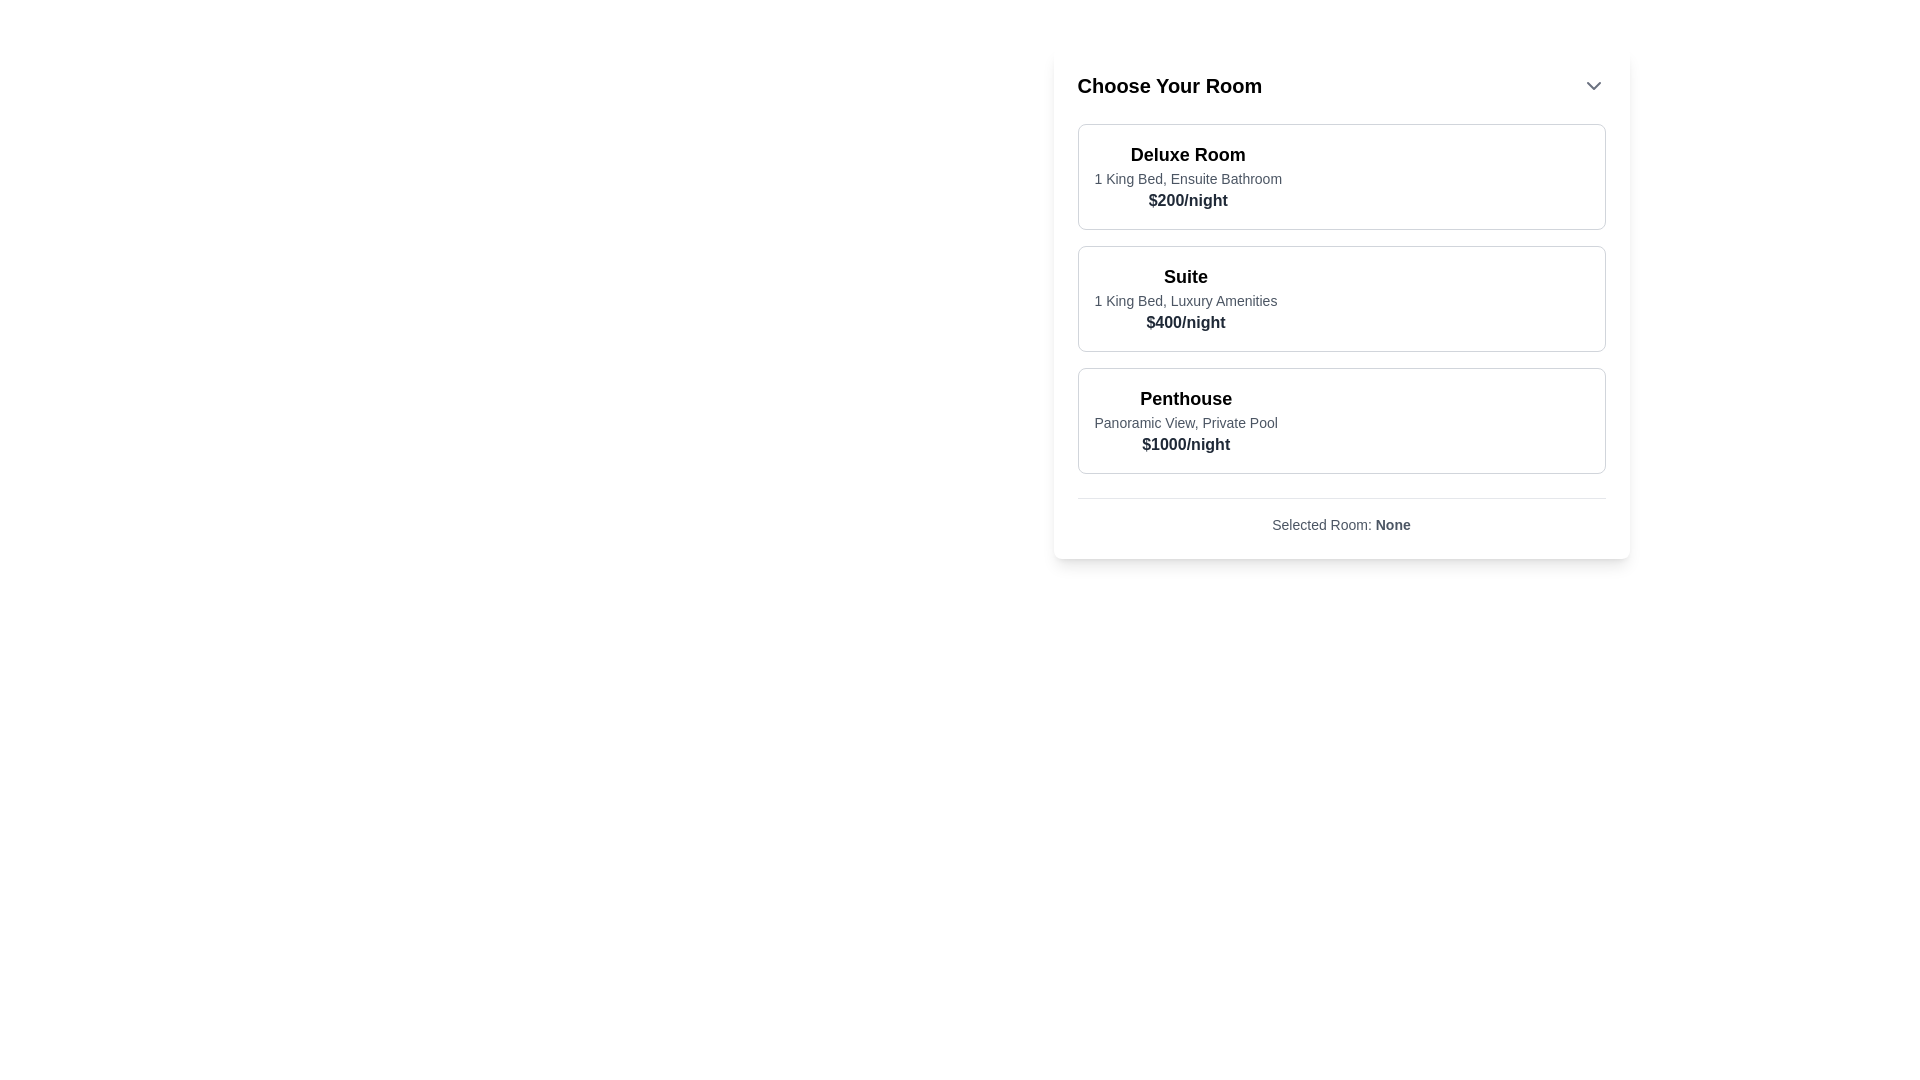  Describe the element at coordinates (1185, 300) in the screenshot. I see `the descriptive text element that states '1 King Bed, Luxury Amenities', which is centrally aligned below the heading 'Suite' and above the price information within the room selection card` at that location.